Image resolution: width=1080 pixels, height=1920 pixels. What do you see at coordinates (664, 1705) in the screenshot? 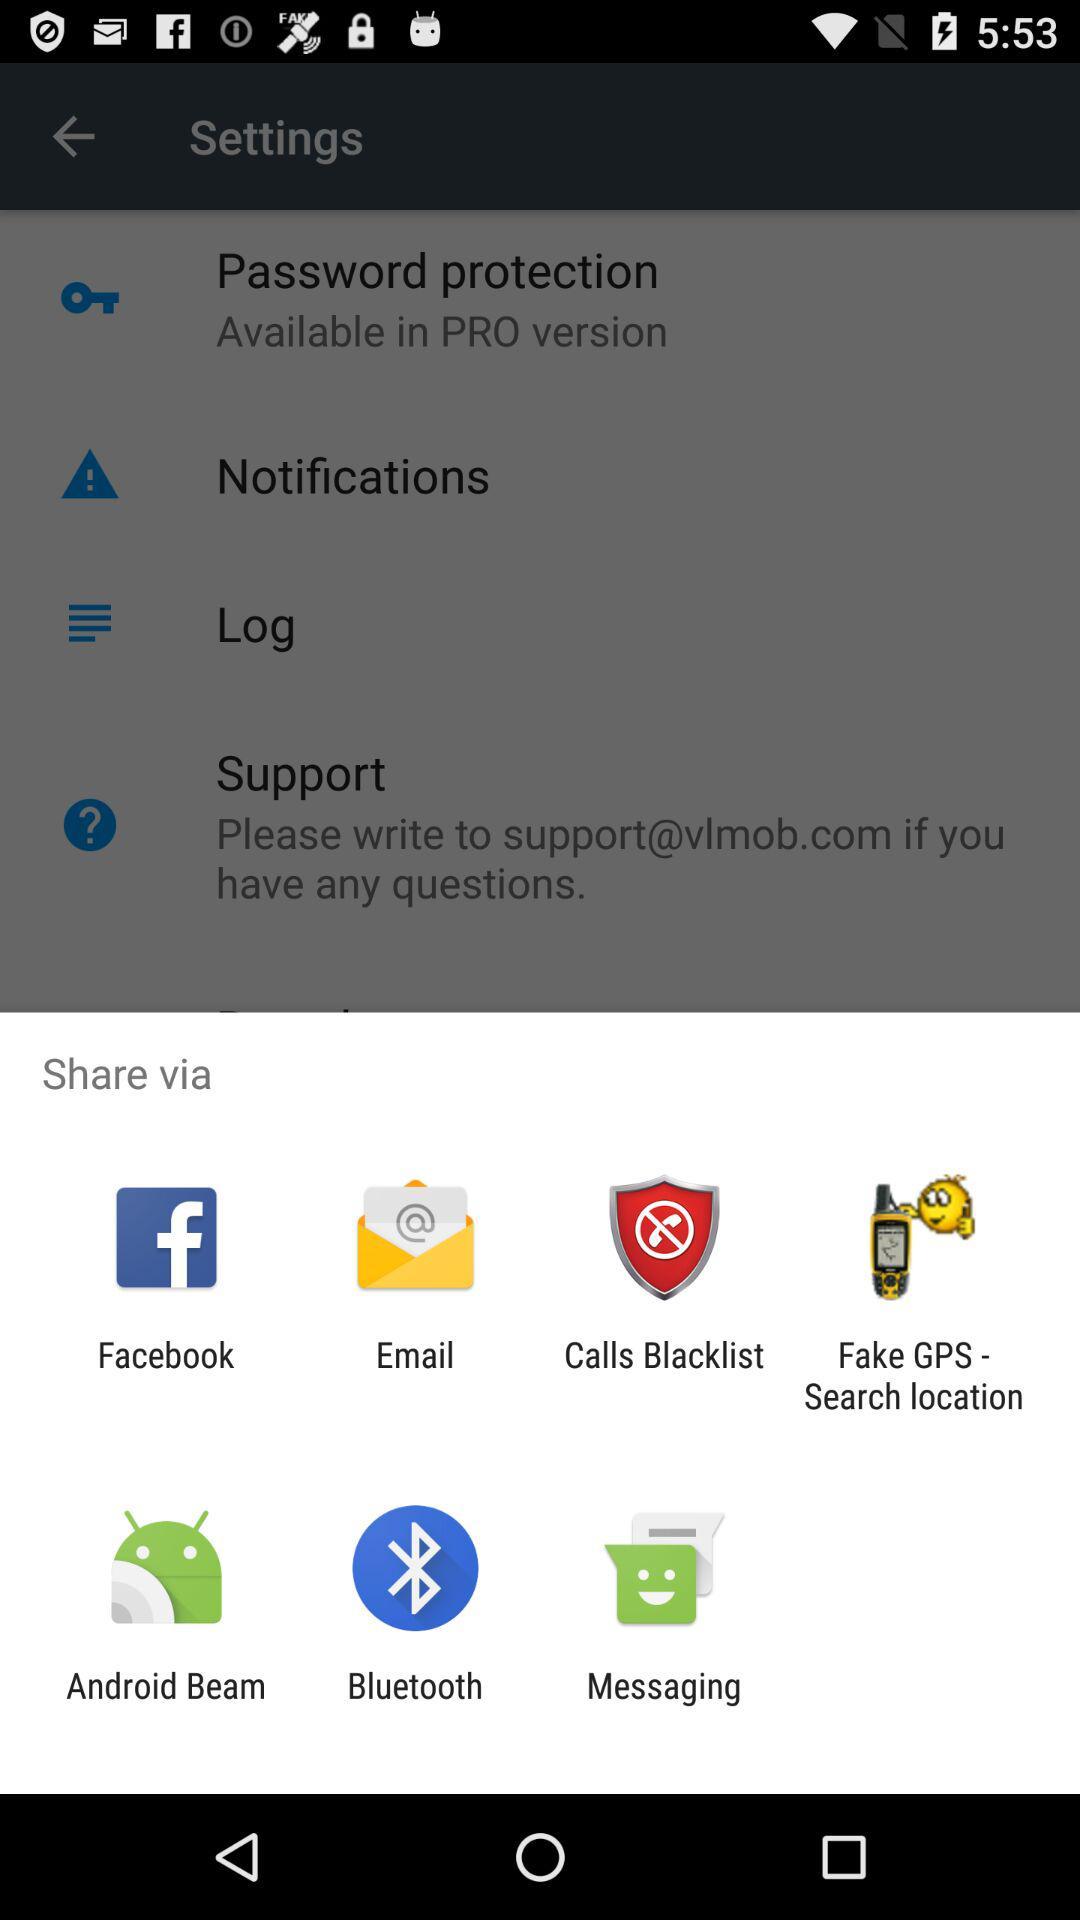
I see `app to the right of the bluetooth icon` at bounding box center [664, 1705].